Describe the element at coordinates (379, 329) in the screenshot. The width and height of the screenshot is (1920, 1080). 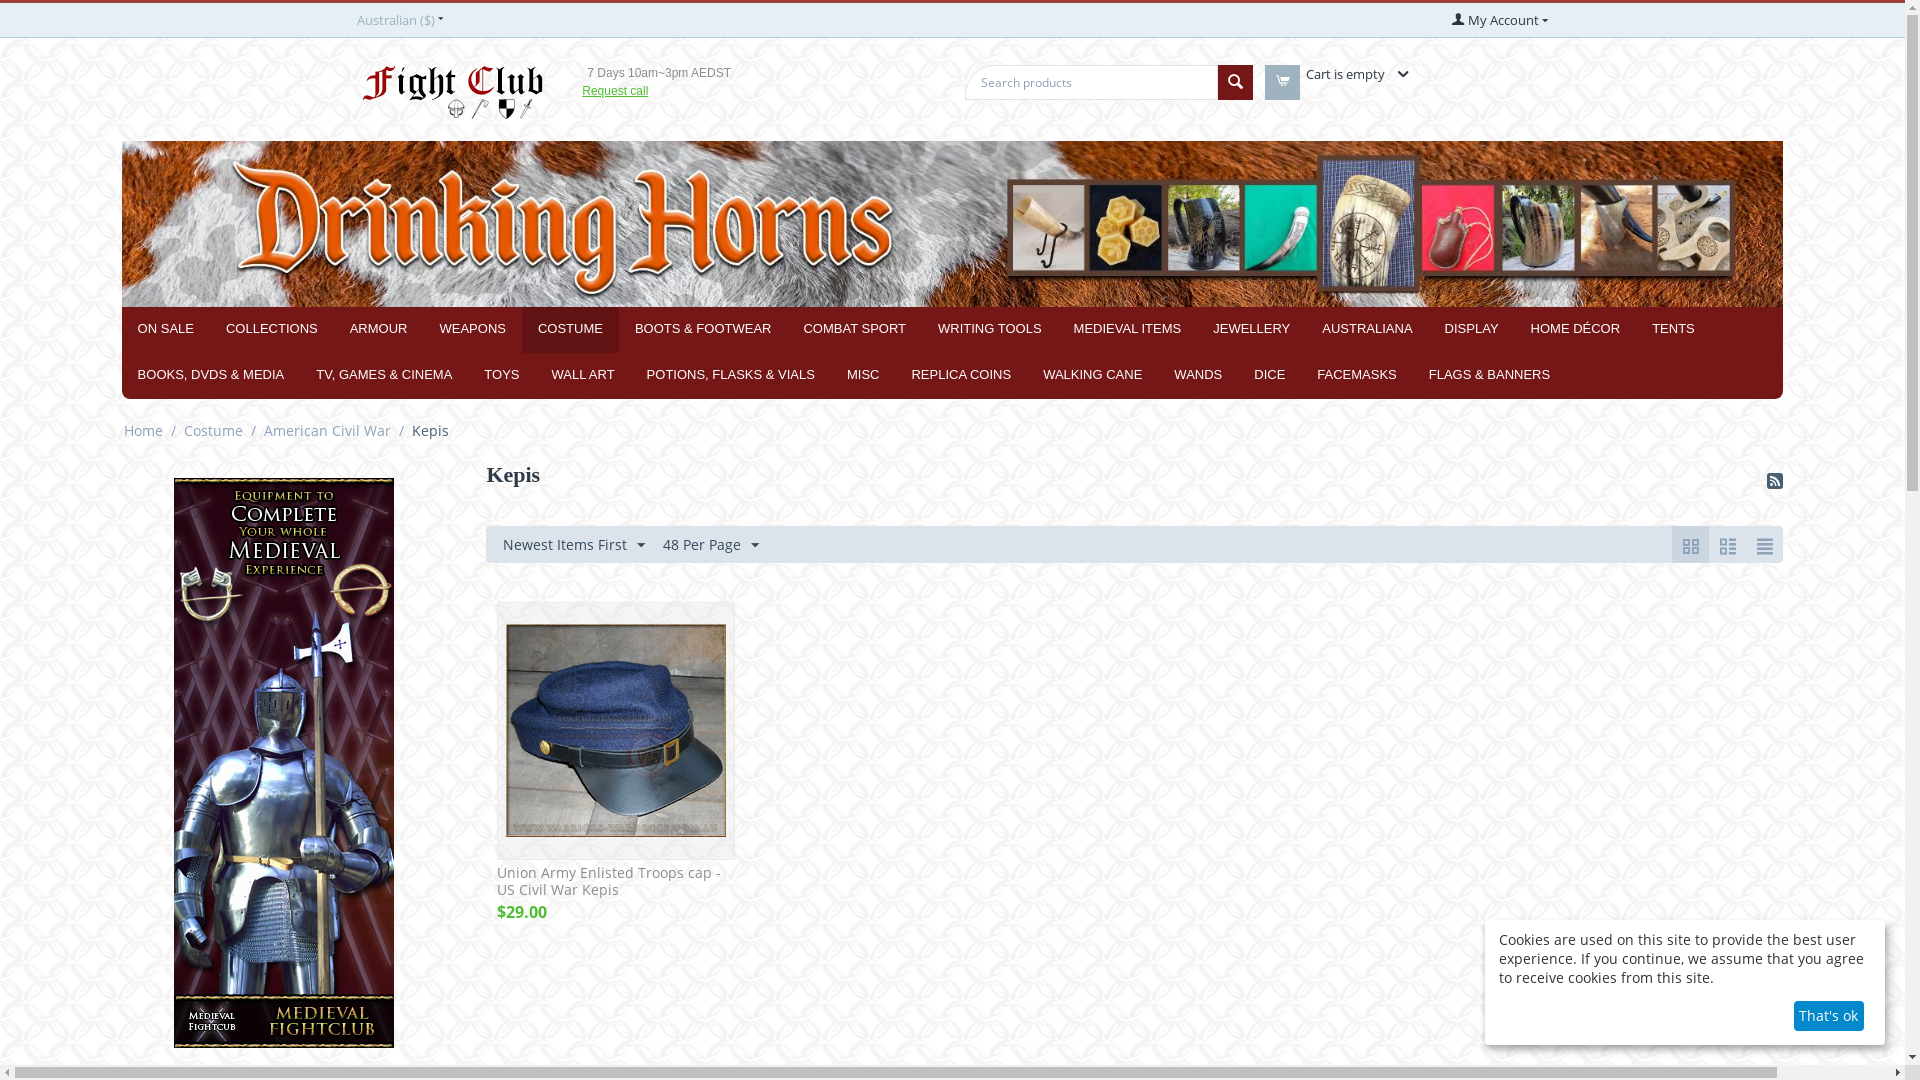
I see `'ARMOUR'` at that location.